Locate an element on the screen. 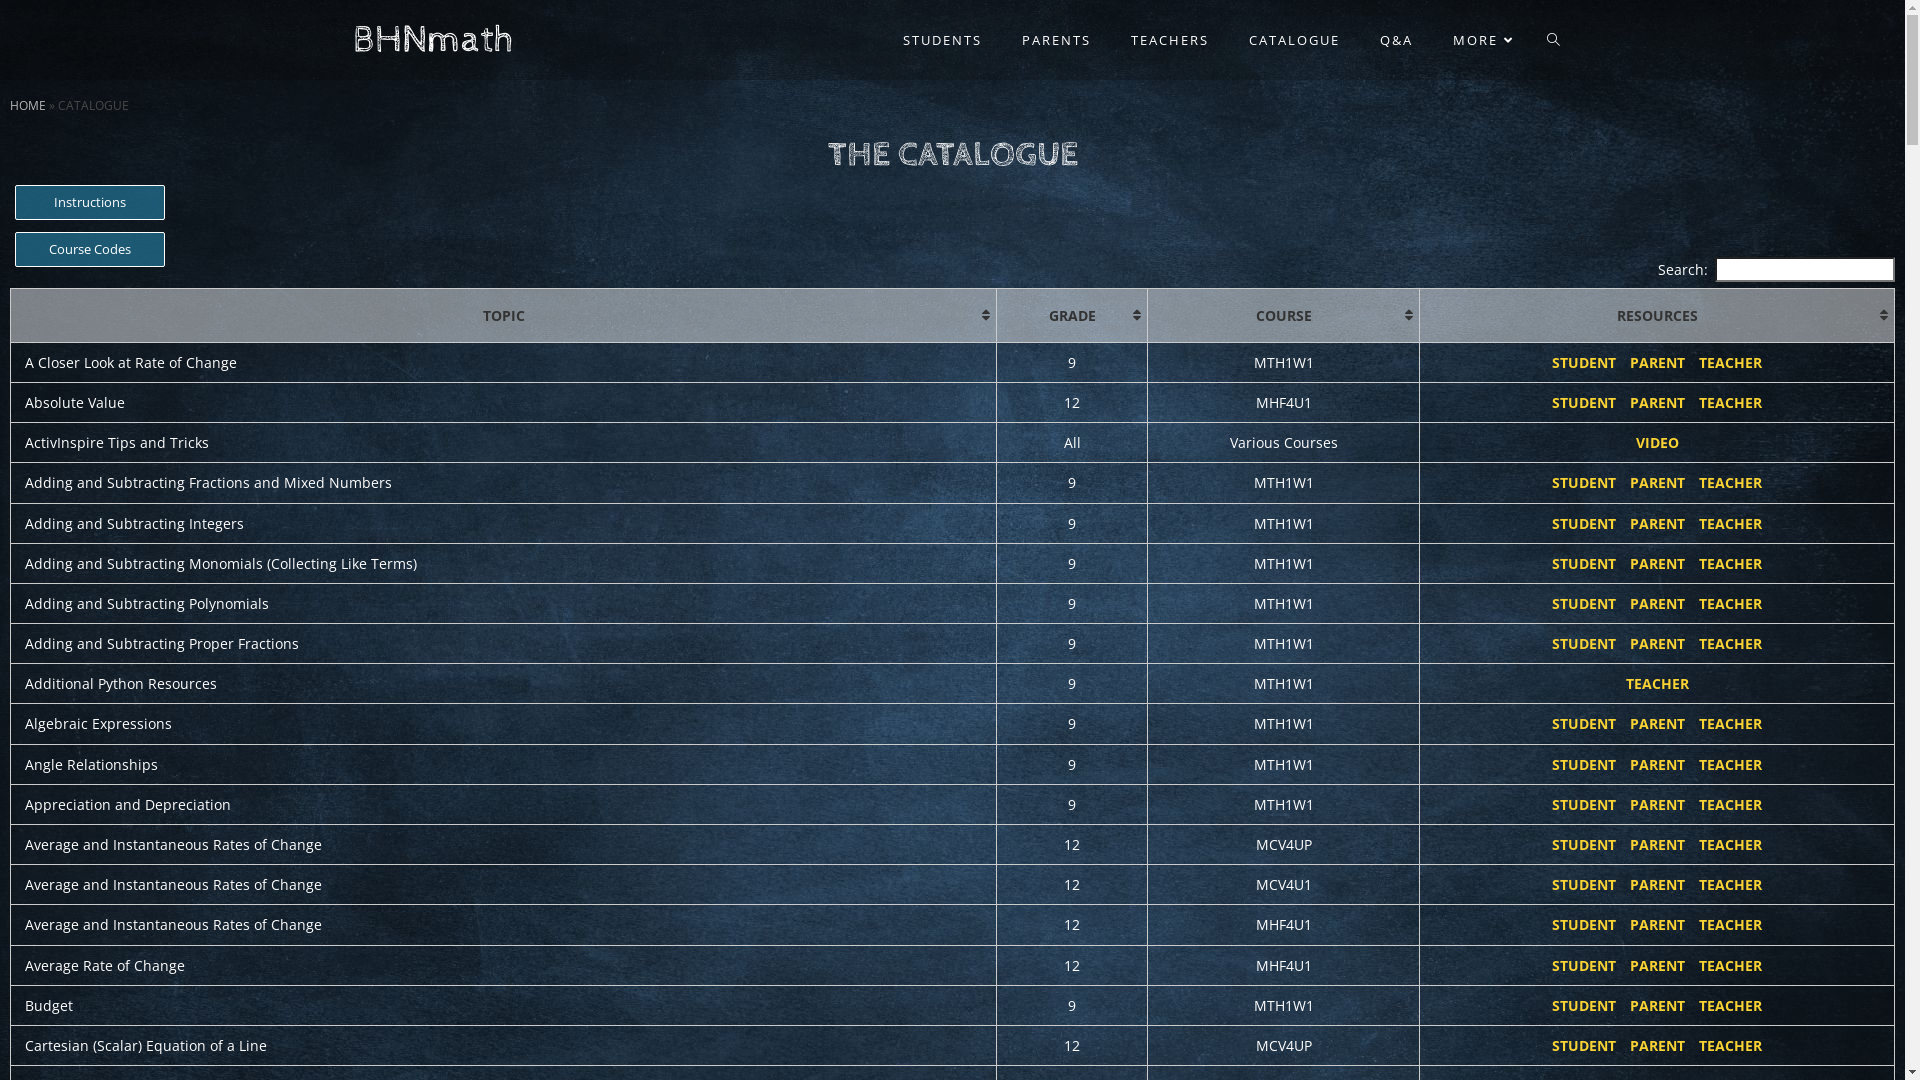 The height and width of the screenshot is (1080, 1920). 'VIDEO' is located at coordinates (1657, 441).